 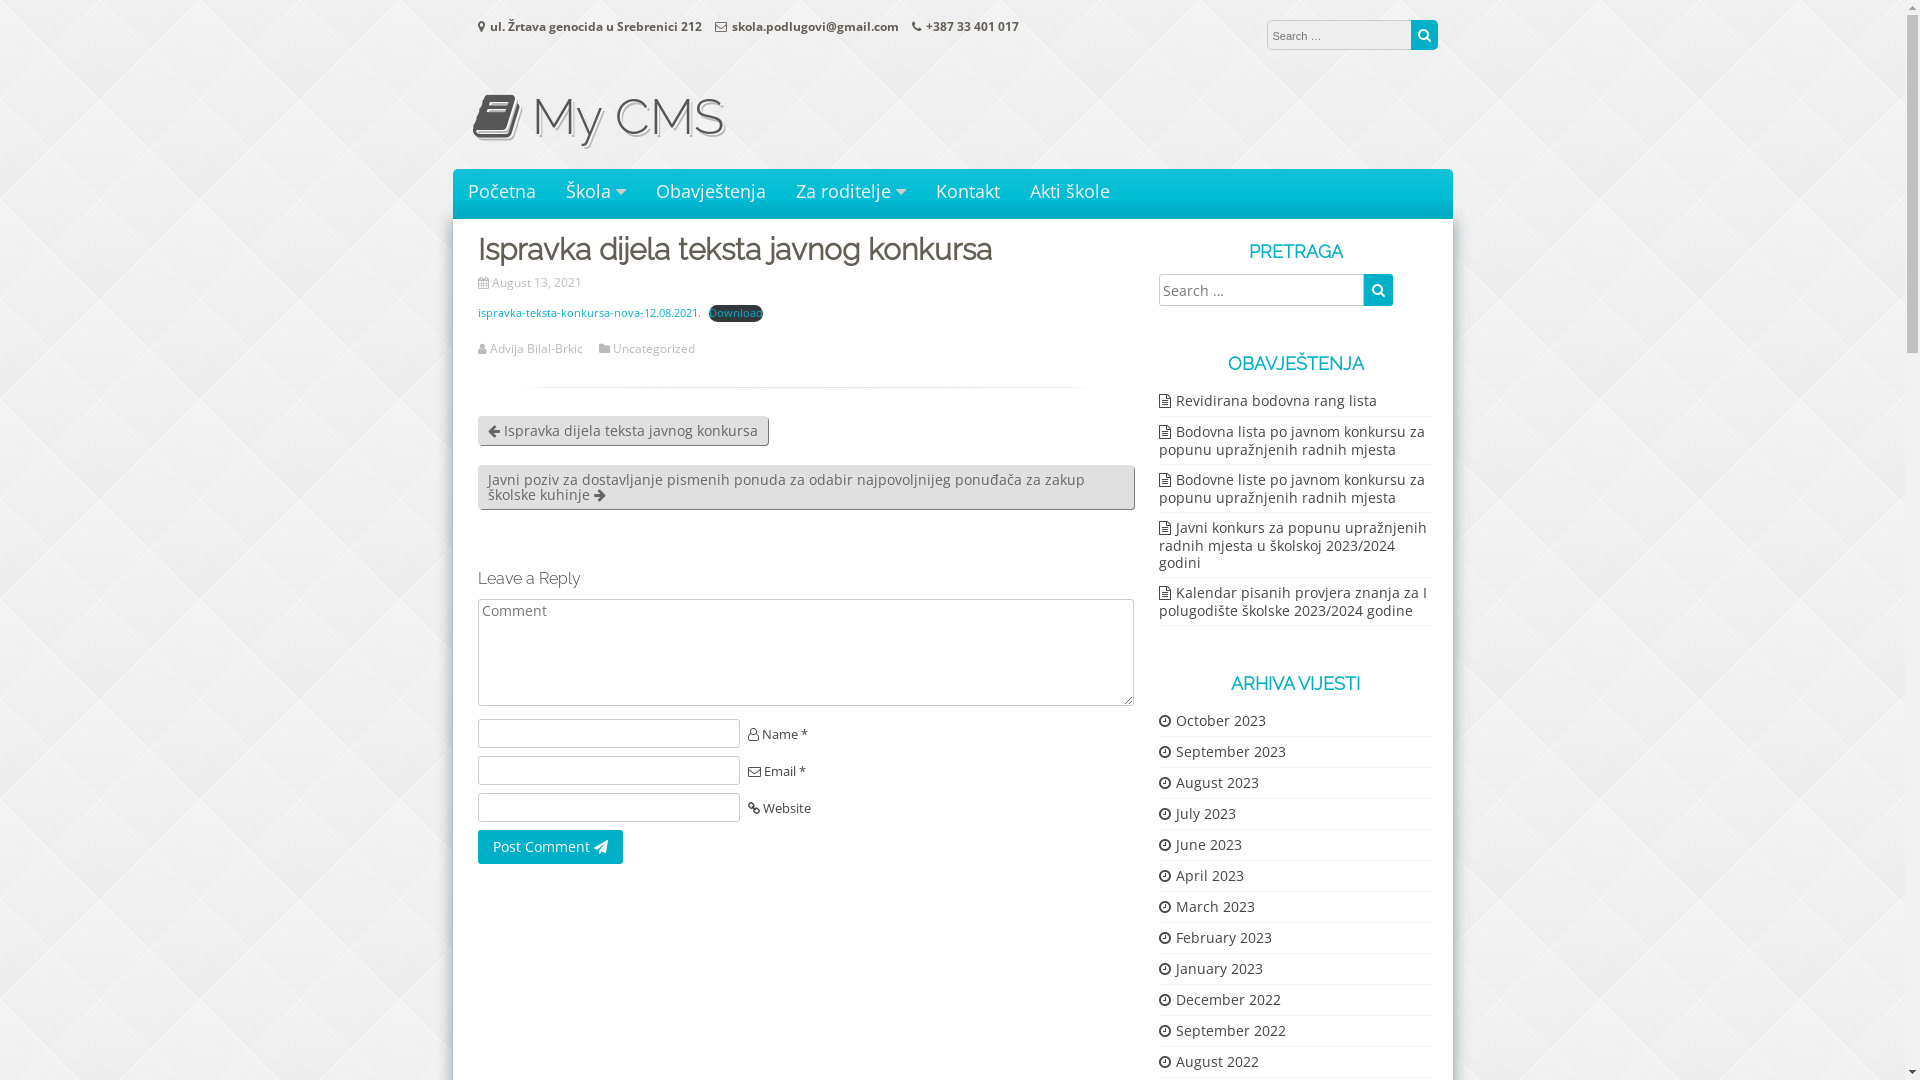 I want to click on 'Post Comment', so click(x=550, y=847).